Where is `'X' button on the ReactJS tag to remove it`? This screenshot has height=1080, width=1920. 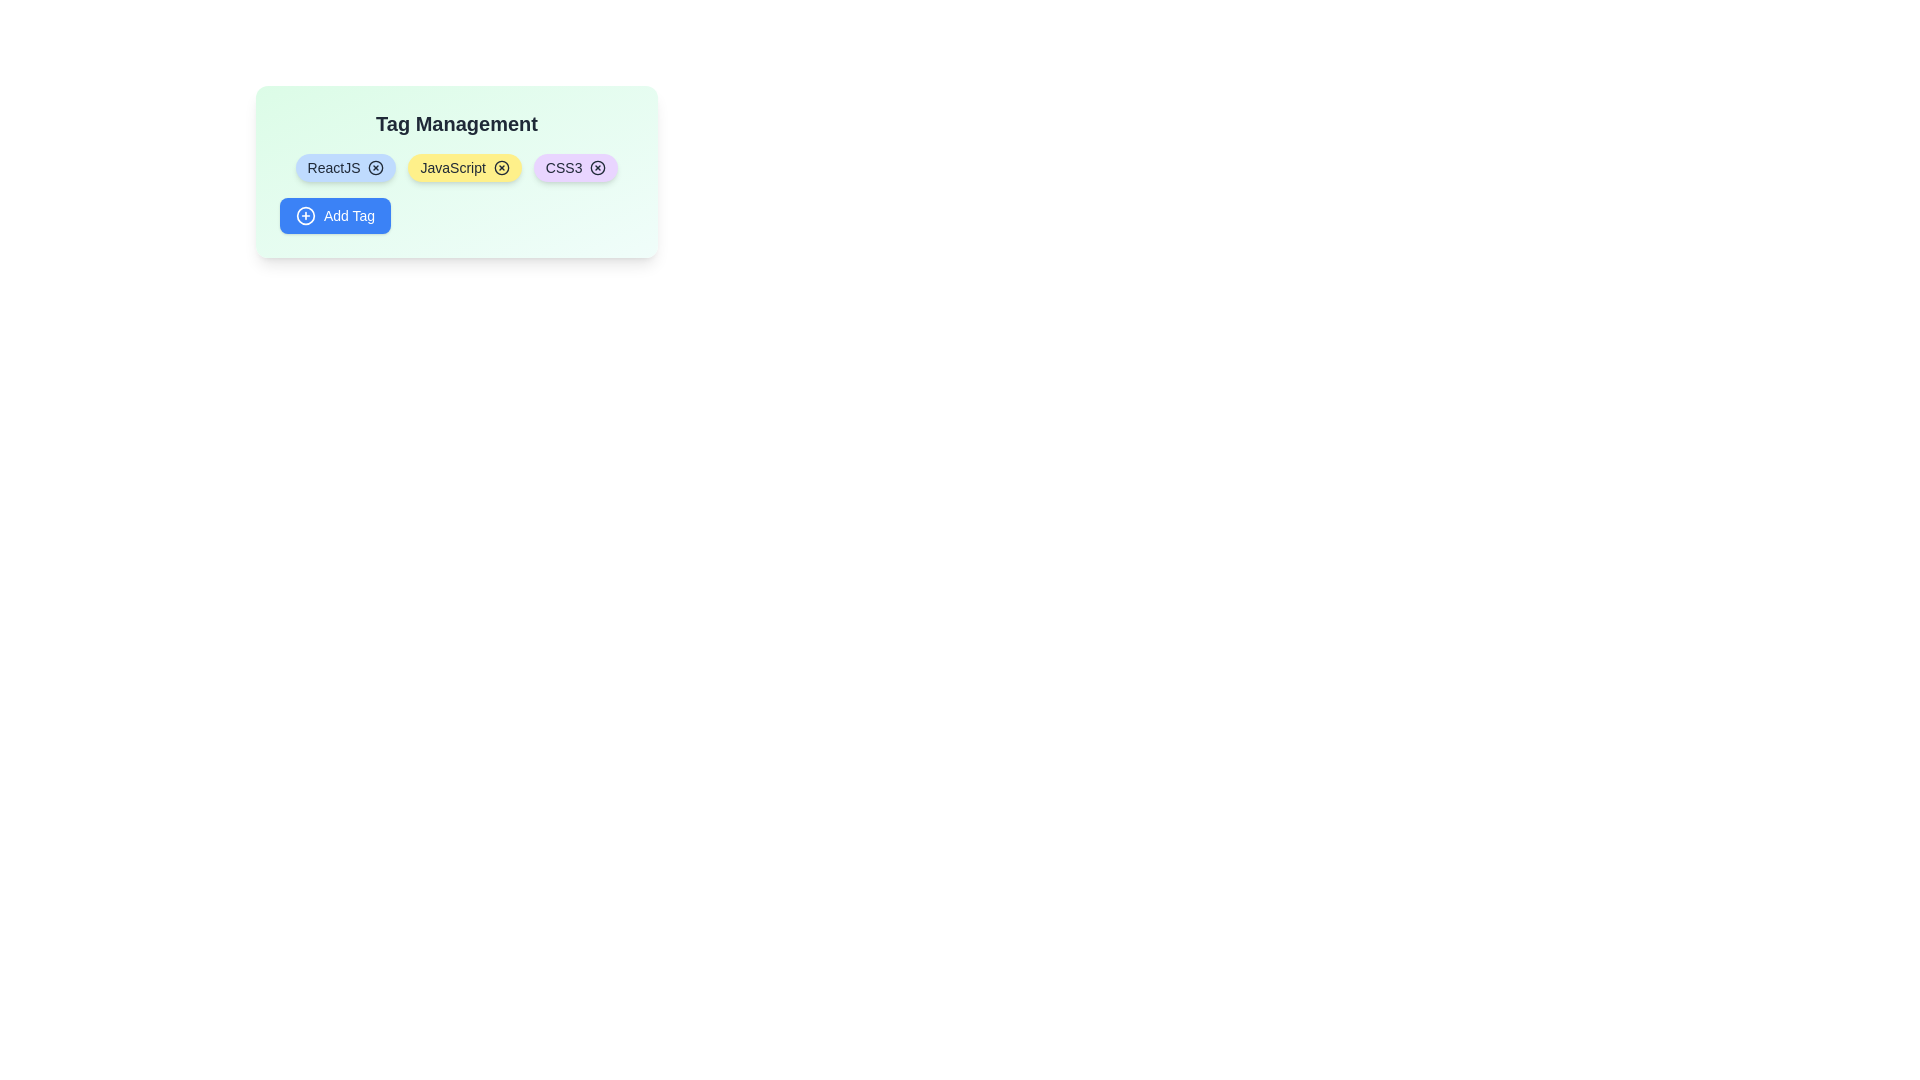
'X' button on the ReactJS tag to remove it is located at coordinates (376, 167).